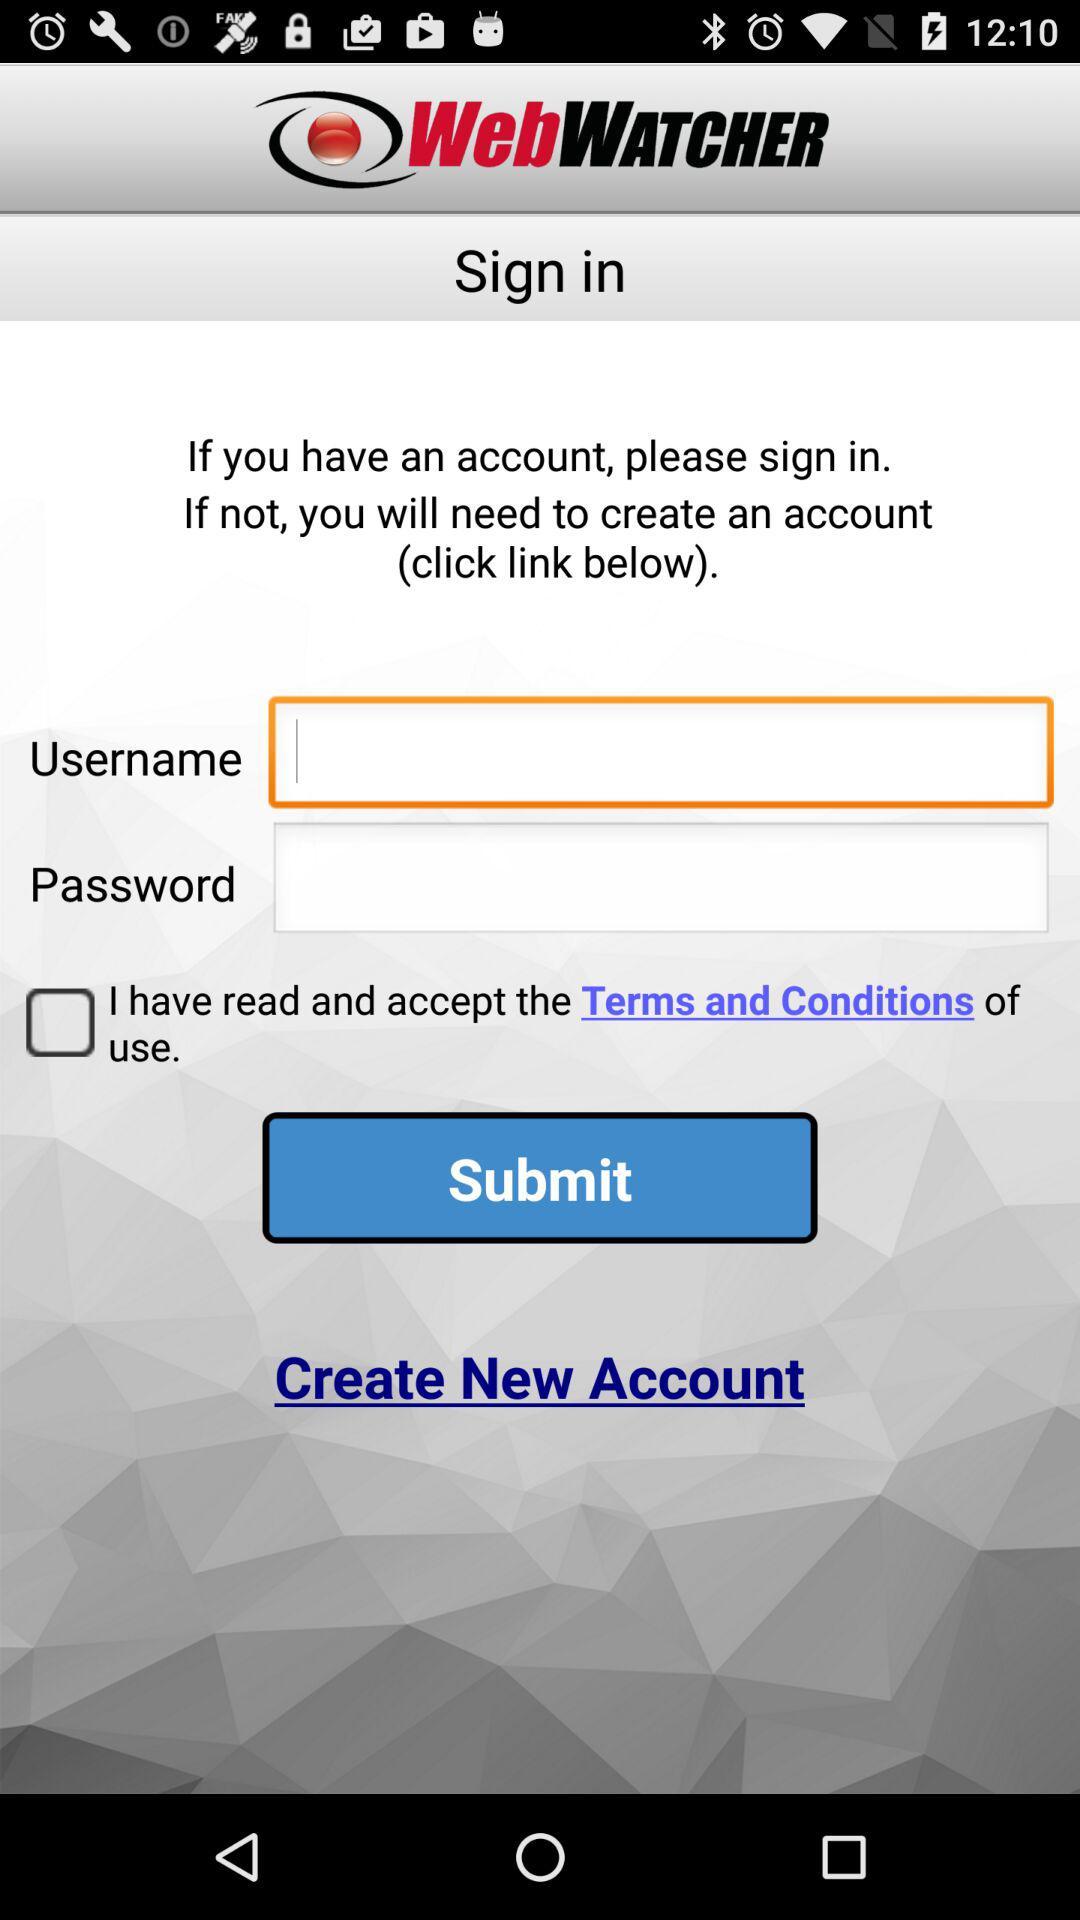  Describe the element at coordinates (59, 1022) in the screenshot. I see `item below password app` at that location.